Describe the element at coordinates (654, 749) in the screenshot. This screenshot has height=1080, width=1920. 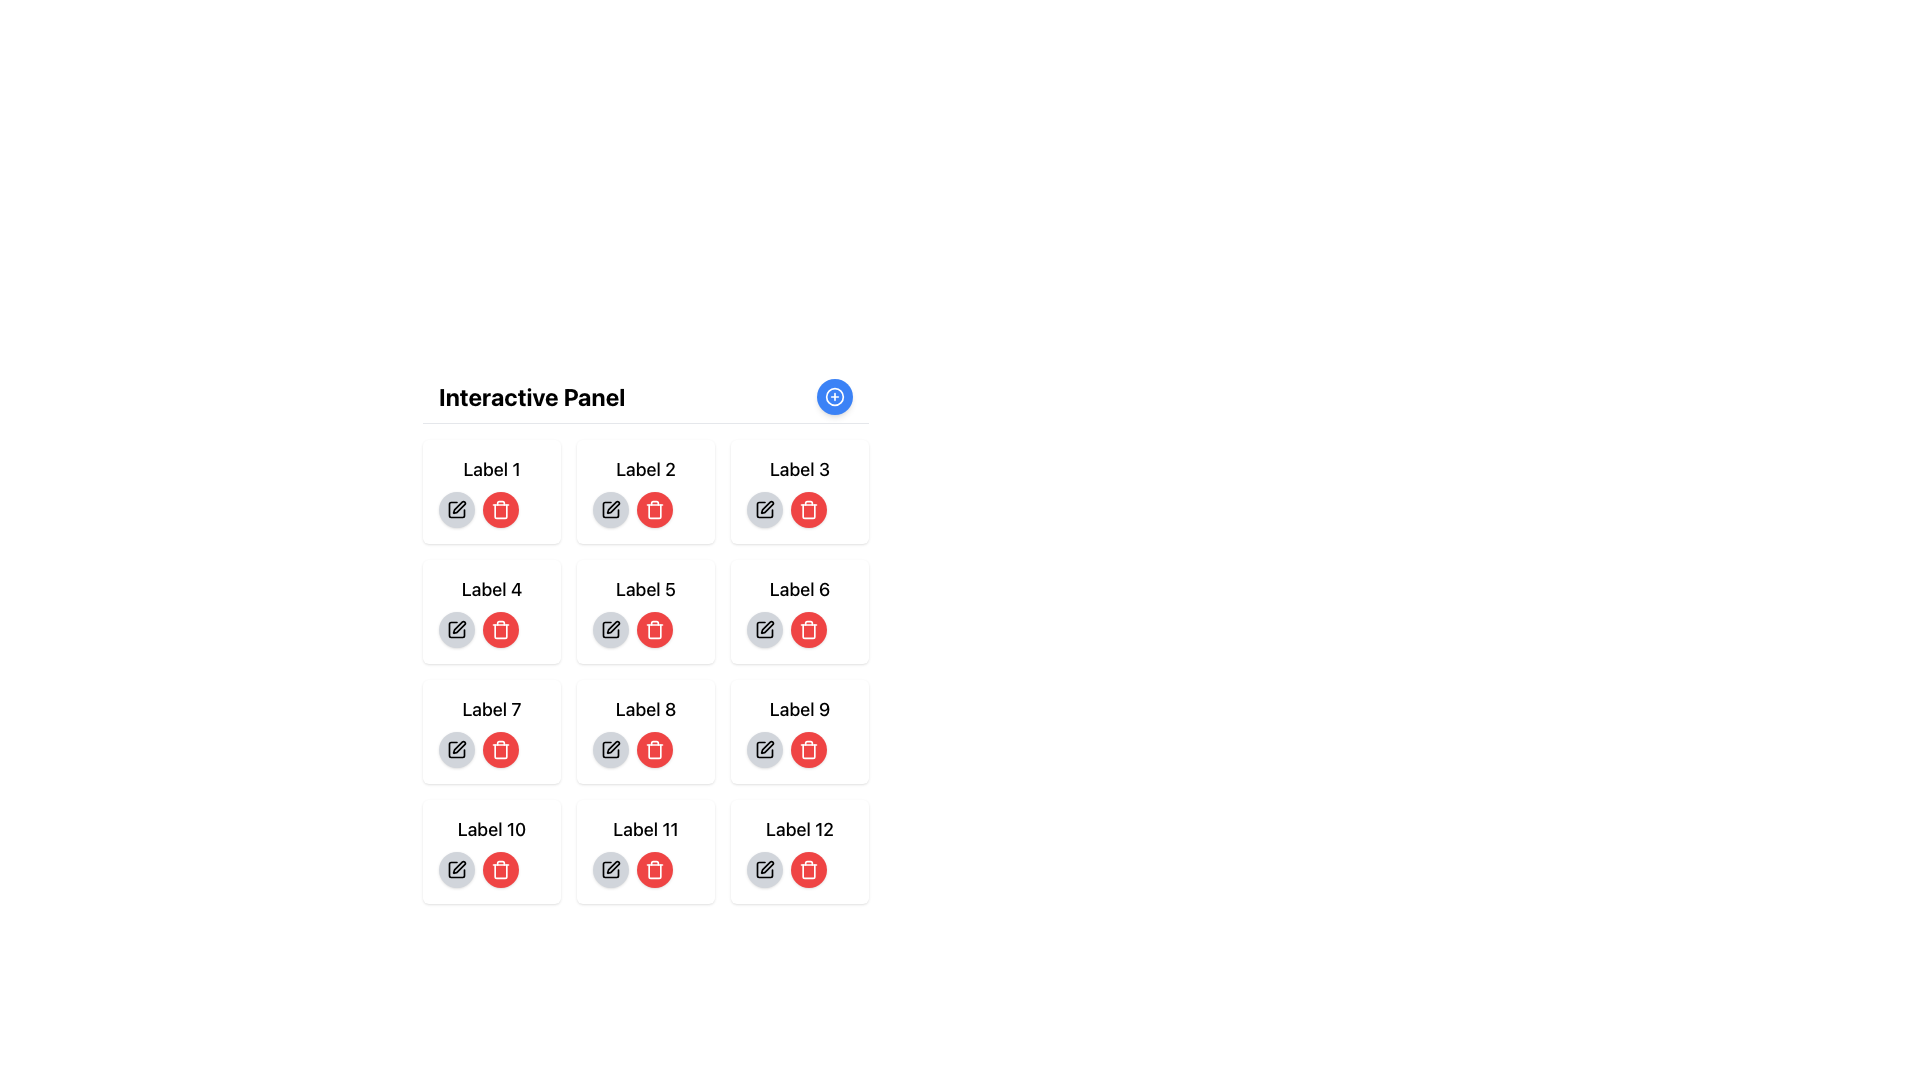
I see `the delete icon button located in the grid layout associated with 'Label 8'` at that location.